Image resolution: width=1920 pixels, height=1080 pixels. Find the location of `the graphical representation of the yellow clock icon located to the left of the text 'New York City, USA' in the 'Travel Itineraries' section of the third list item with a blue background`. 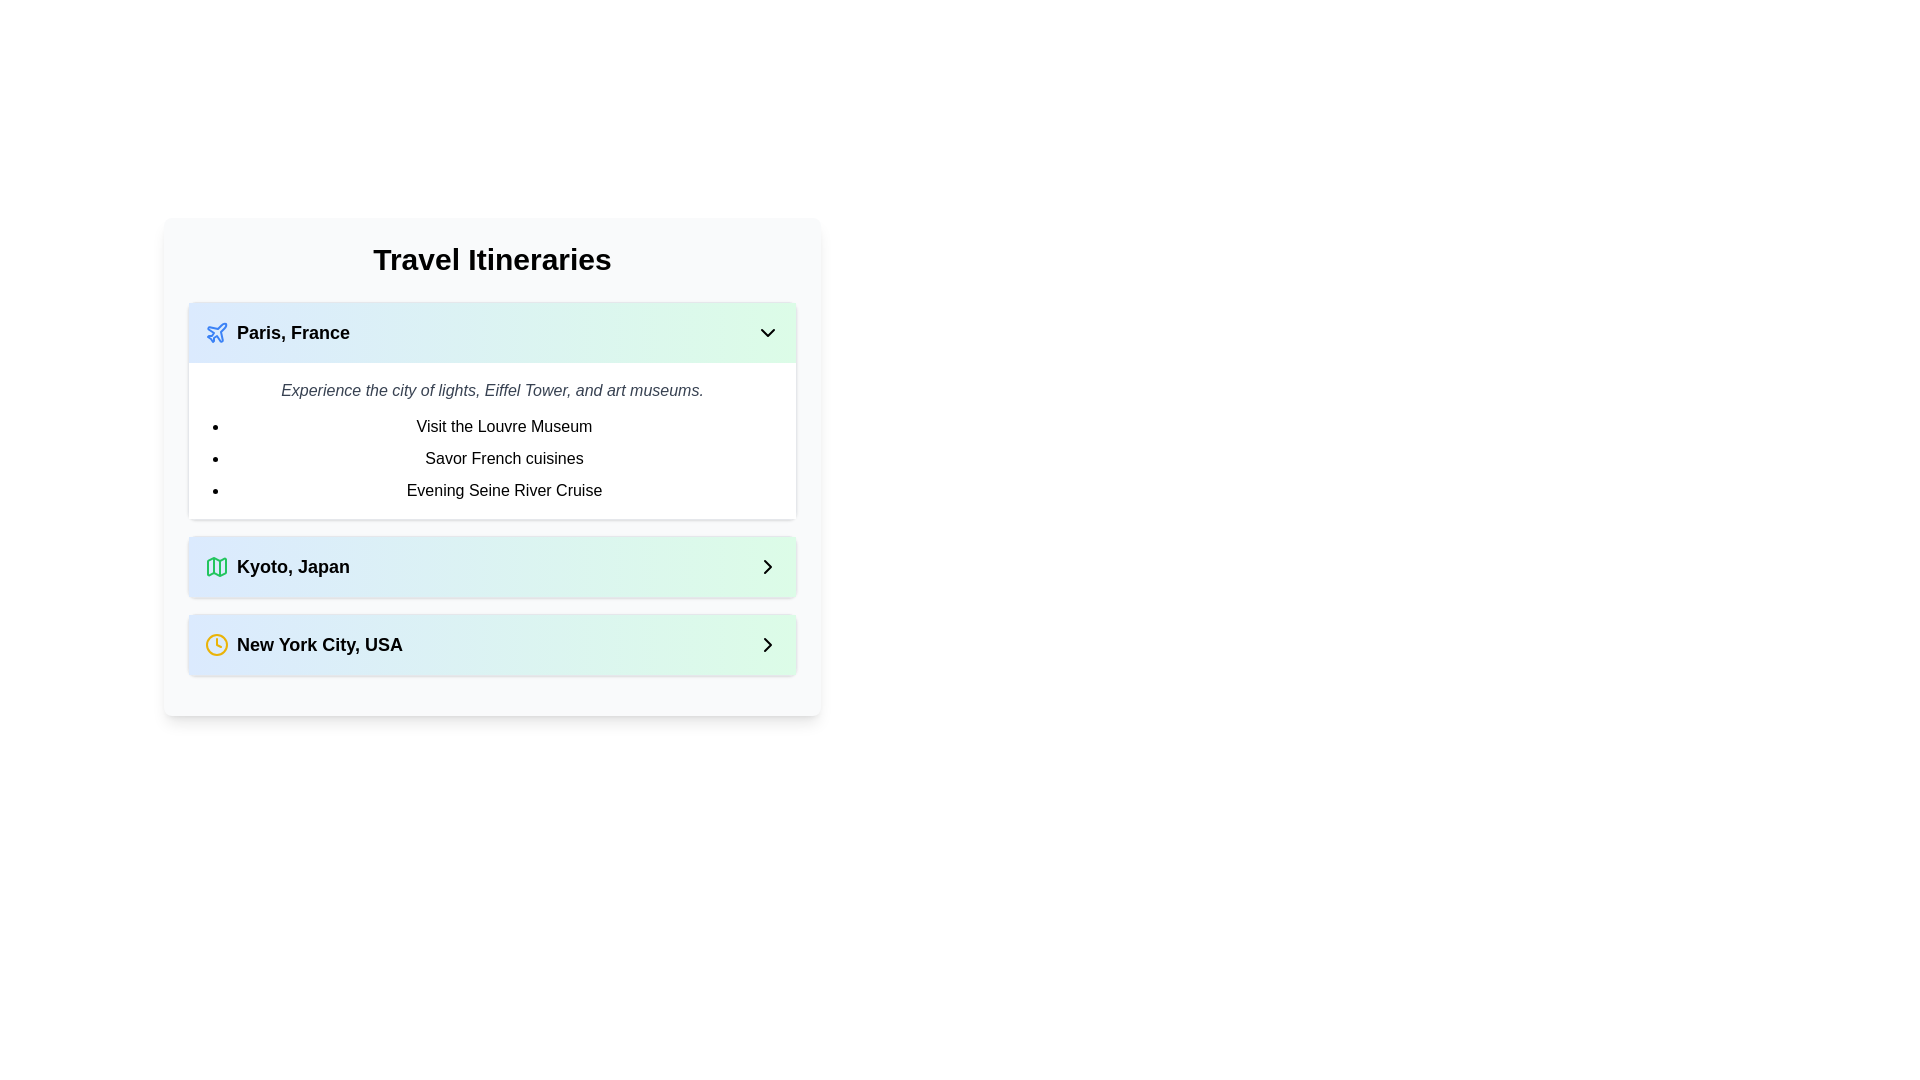

the graphical representation of the yellow clock icon located to the left of the text 'New York City, USA' in the 'Travel Itineraries' section of the third list item with a blue background is located at coordinates (216, 644).